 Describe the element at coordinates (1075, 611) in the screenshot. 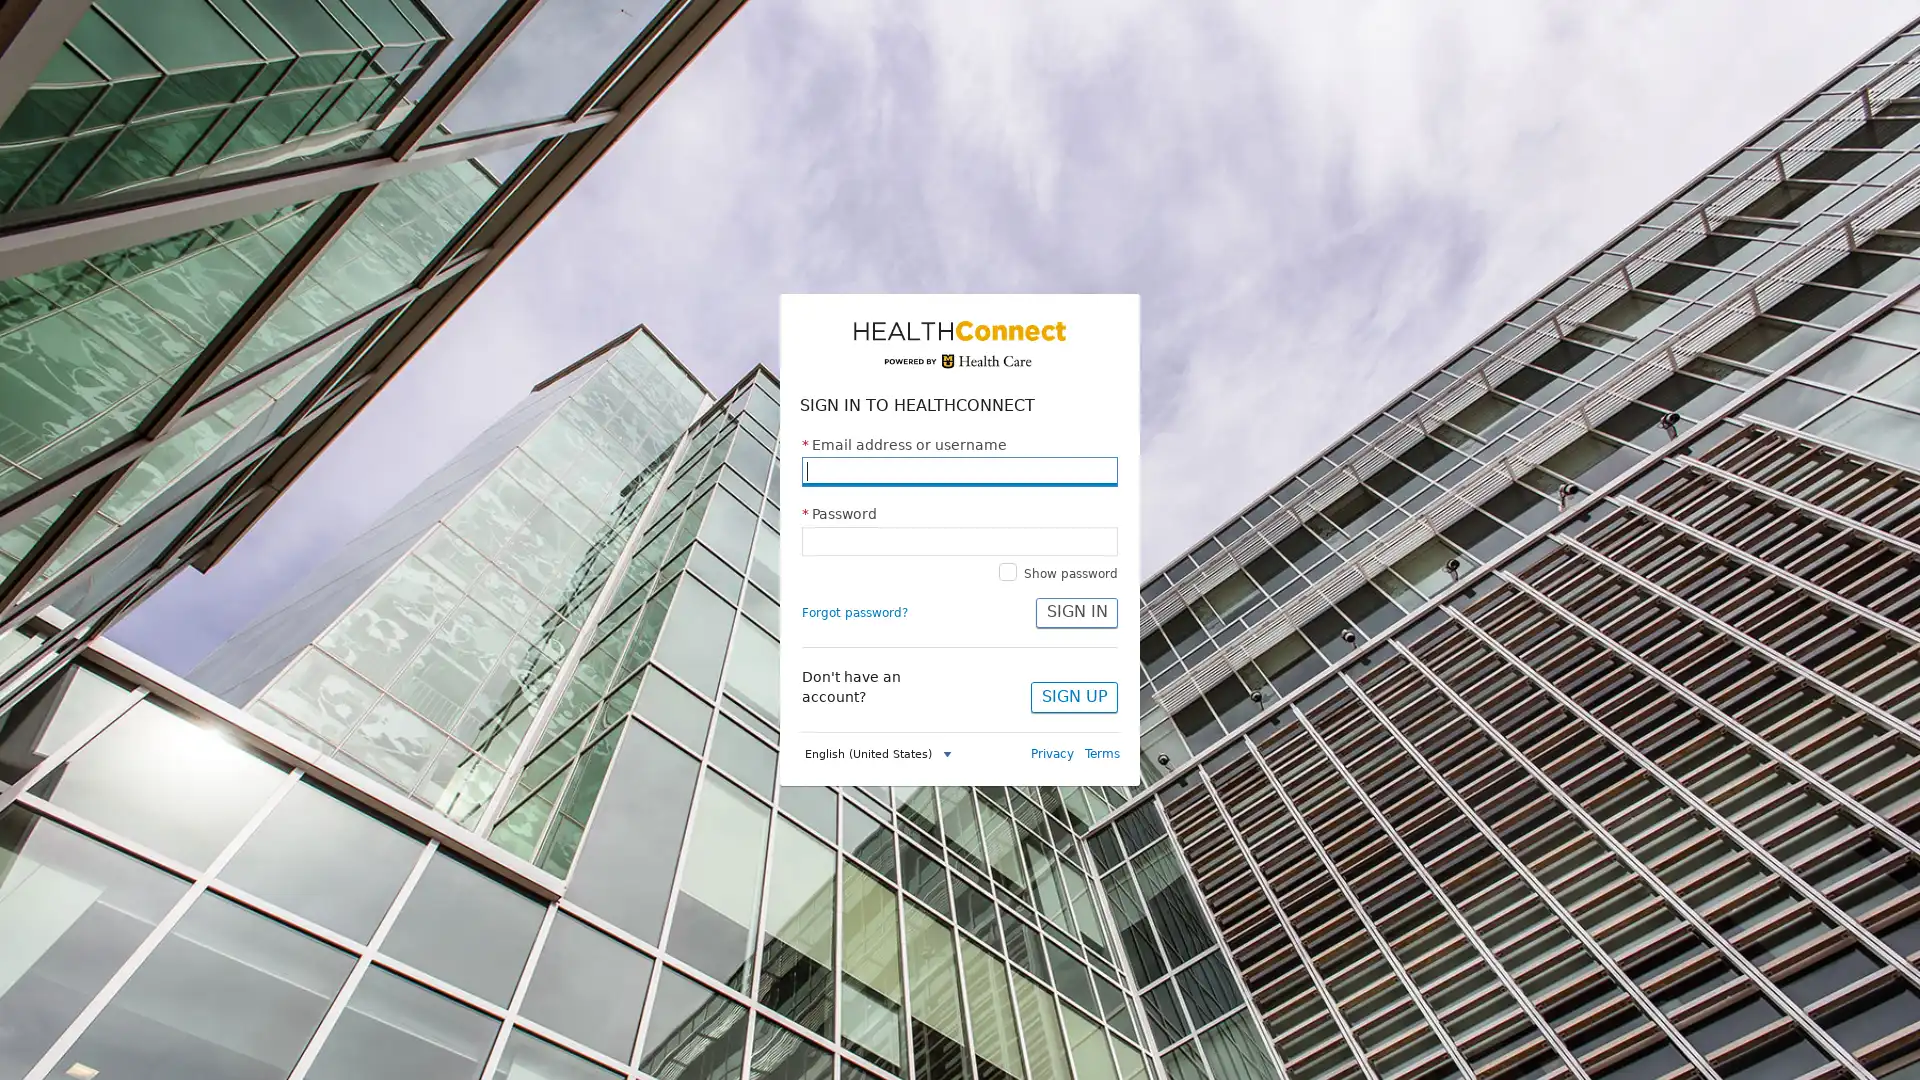

I see `SIGN IN` at that location.